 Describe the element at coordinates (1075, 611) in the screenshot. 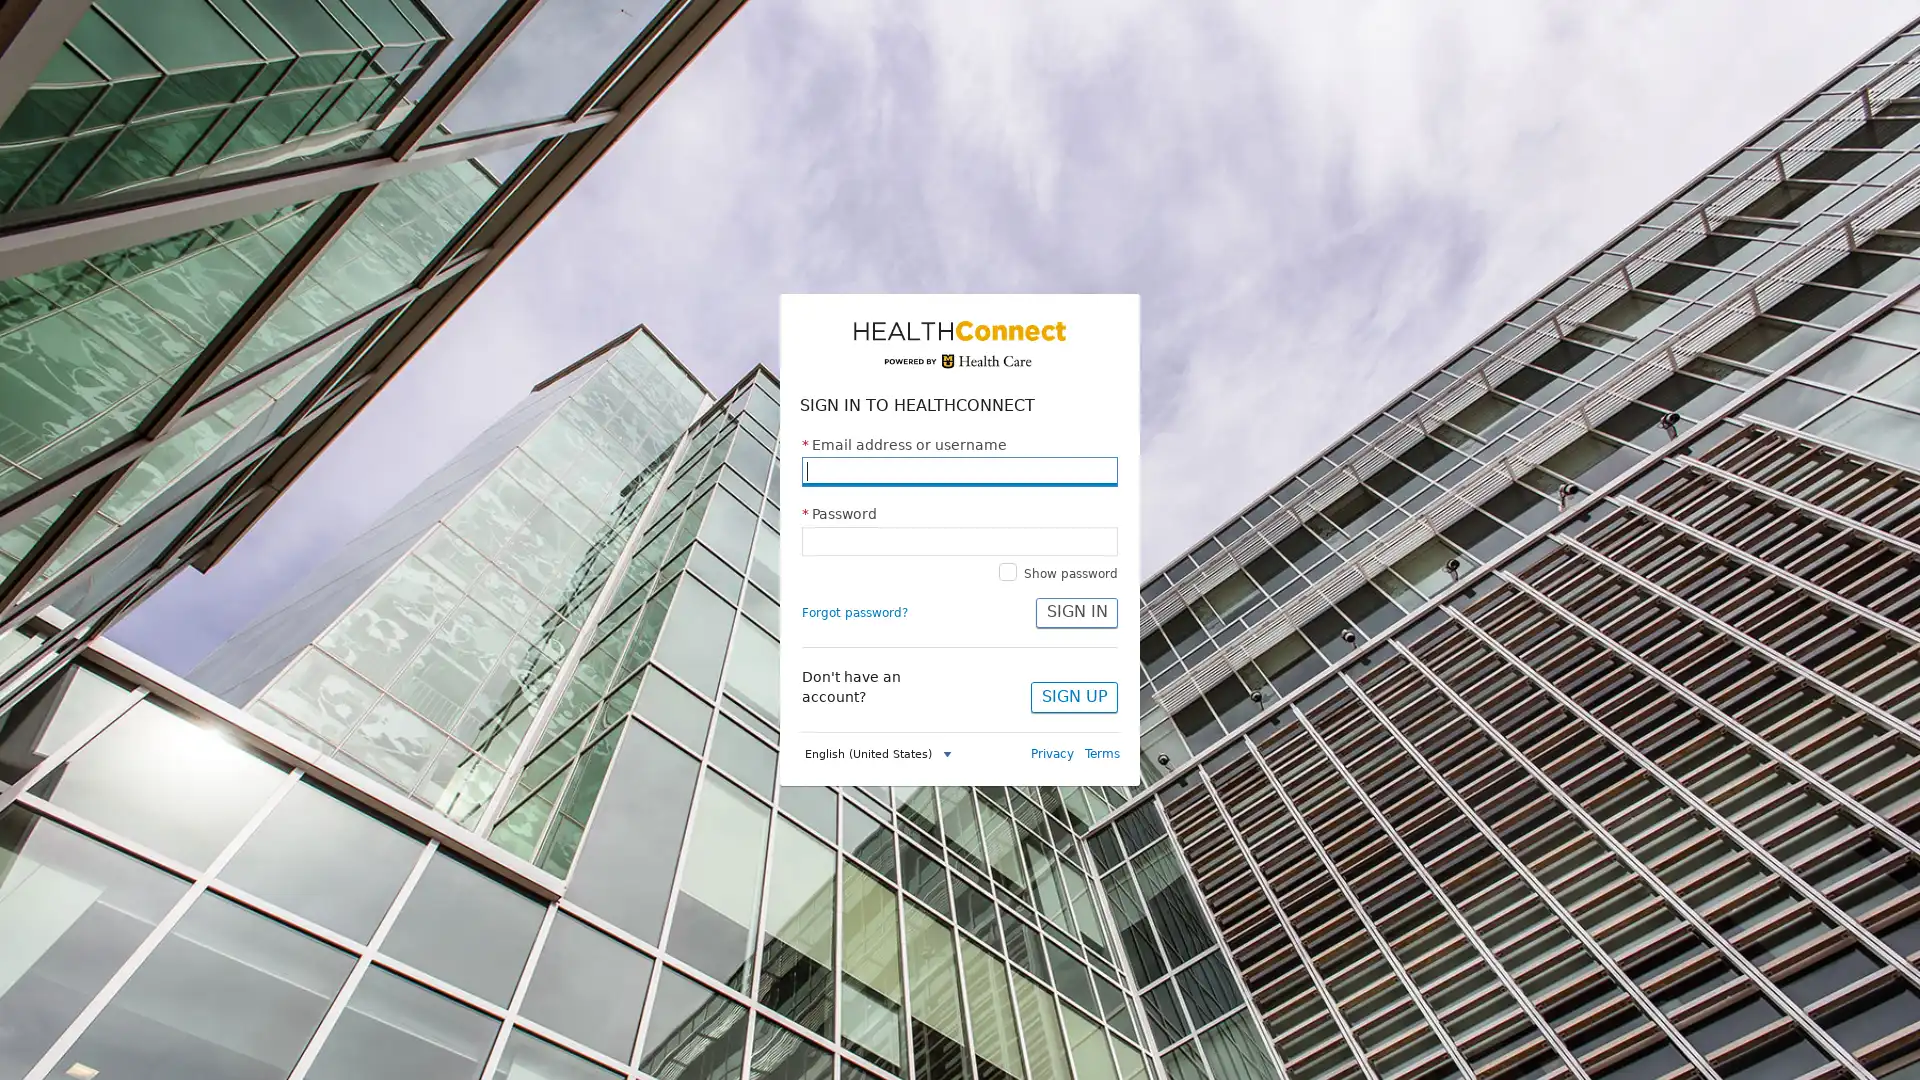

I see `SIGN IN` at that location.